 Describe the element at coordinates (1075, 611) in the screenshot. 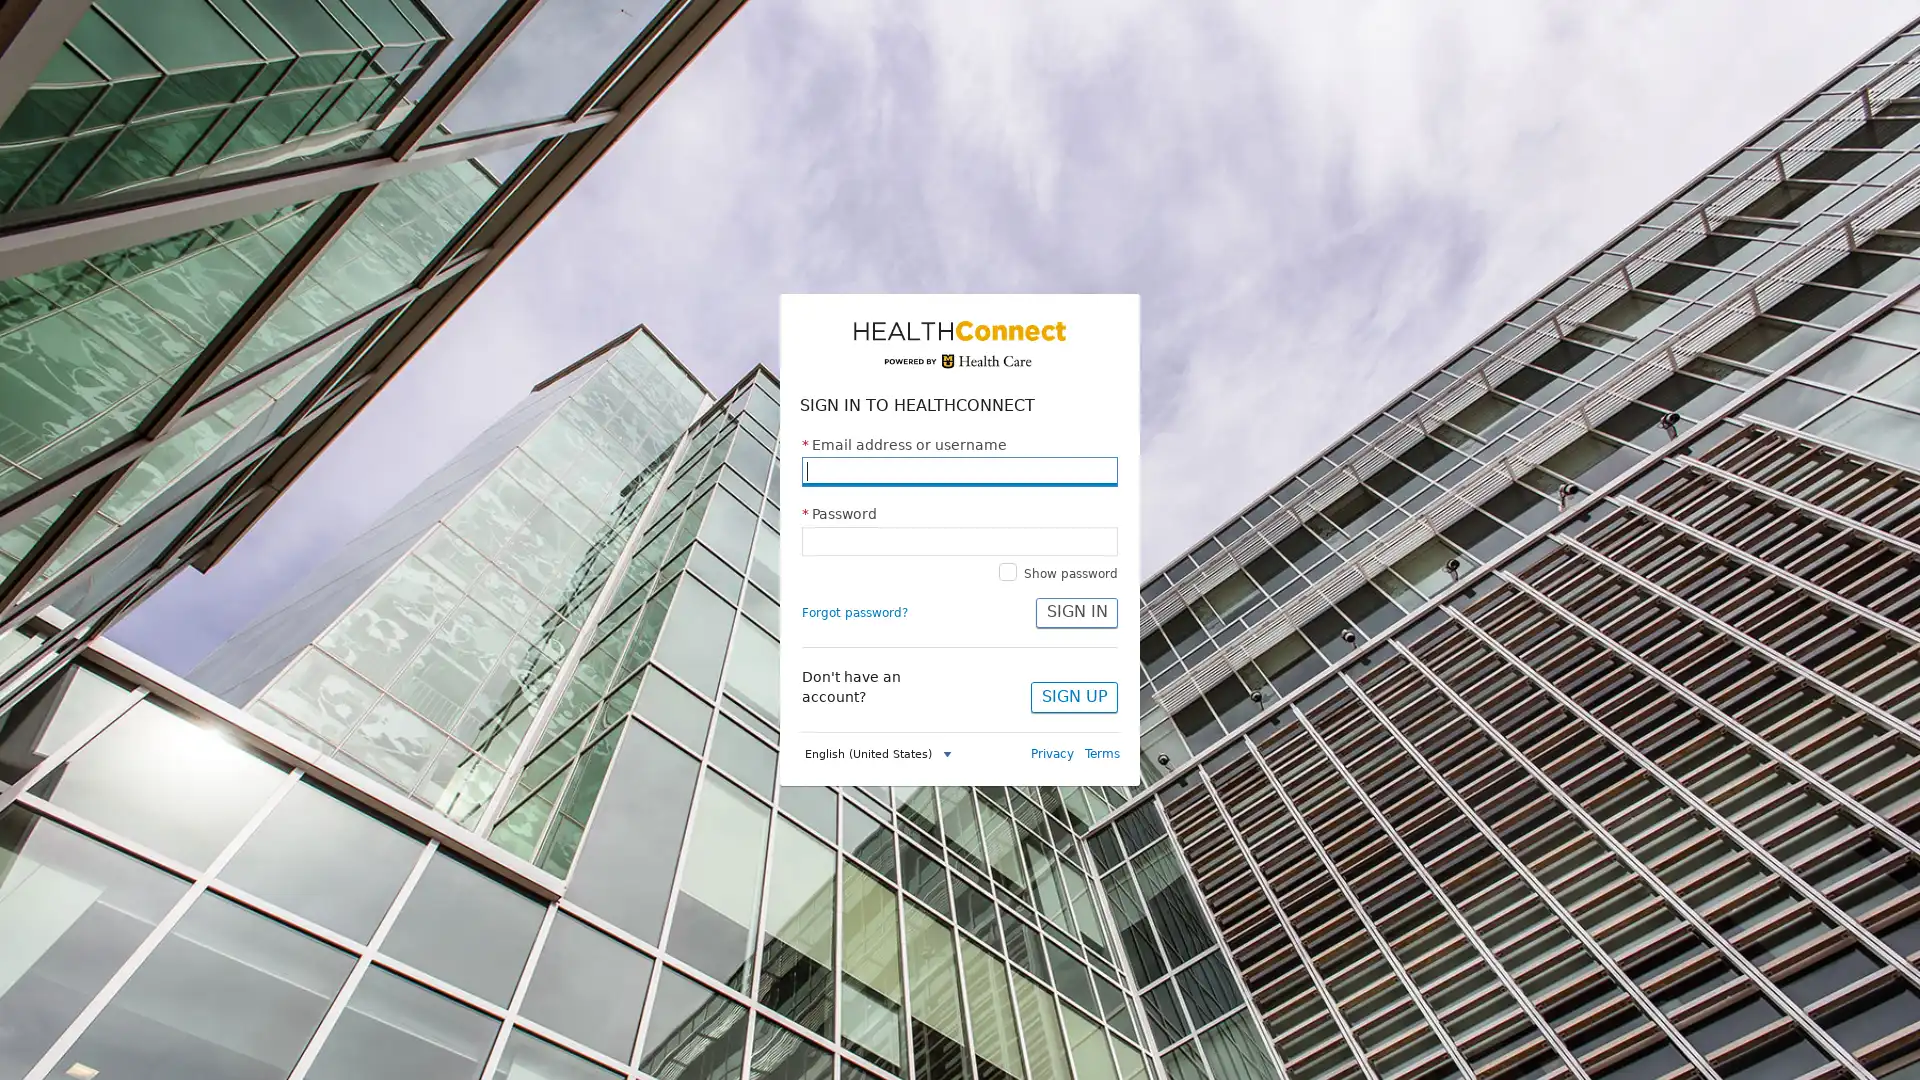

I see `SIGN IN` at that location.